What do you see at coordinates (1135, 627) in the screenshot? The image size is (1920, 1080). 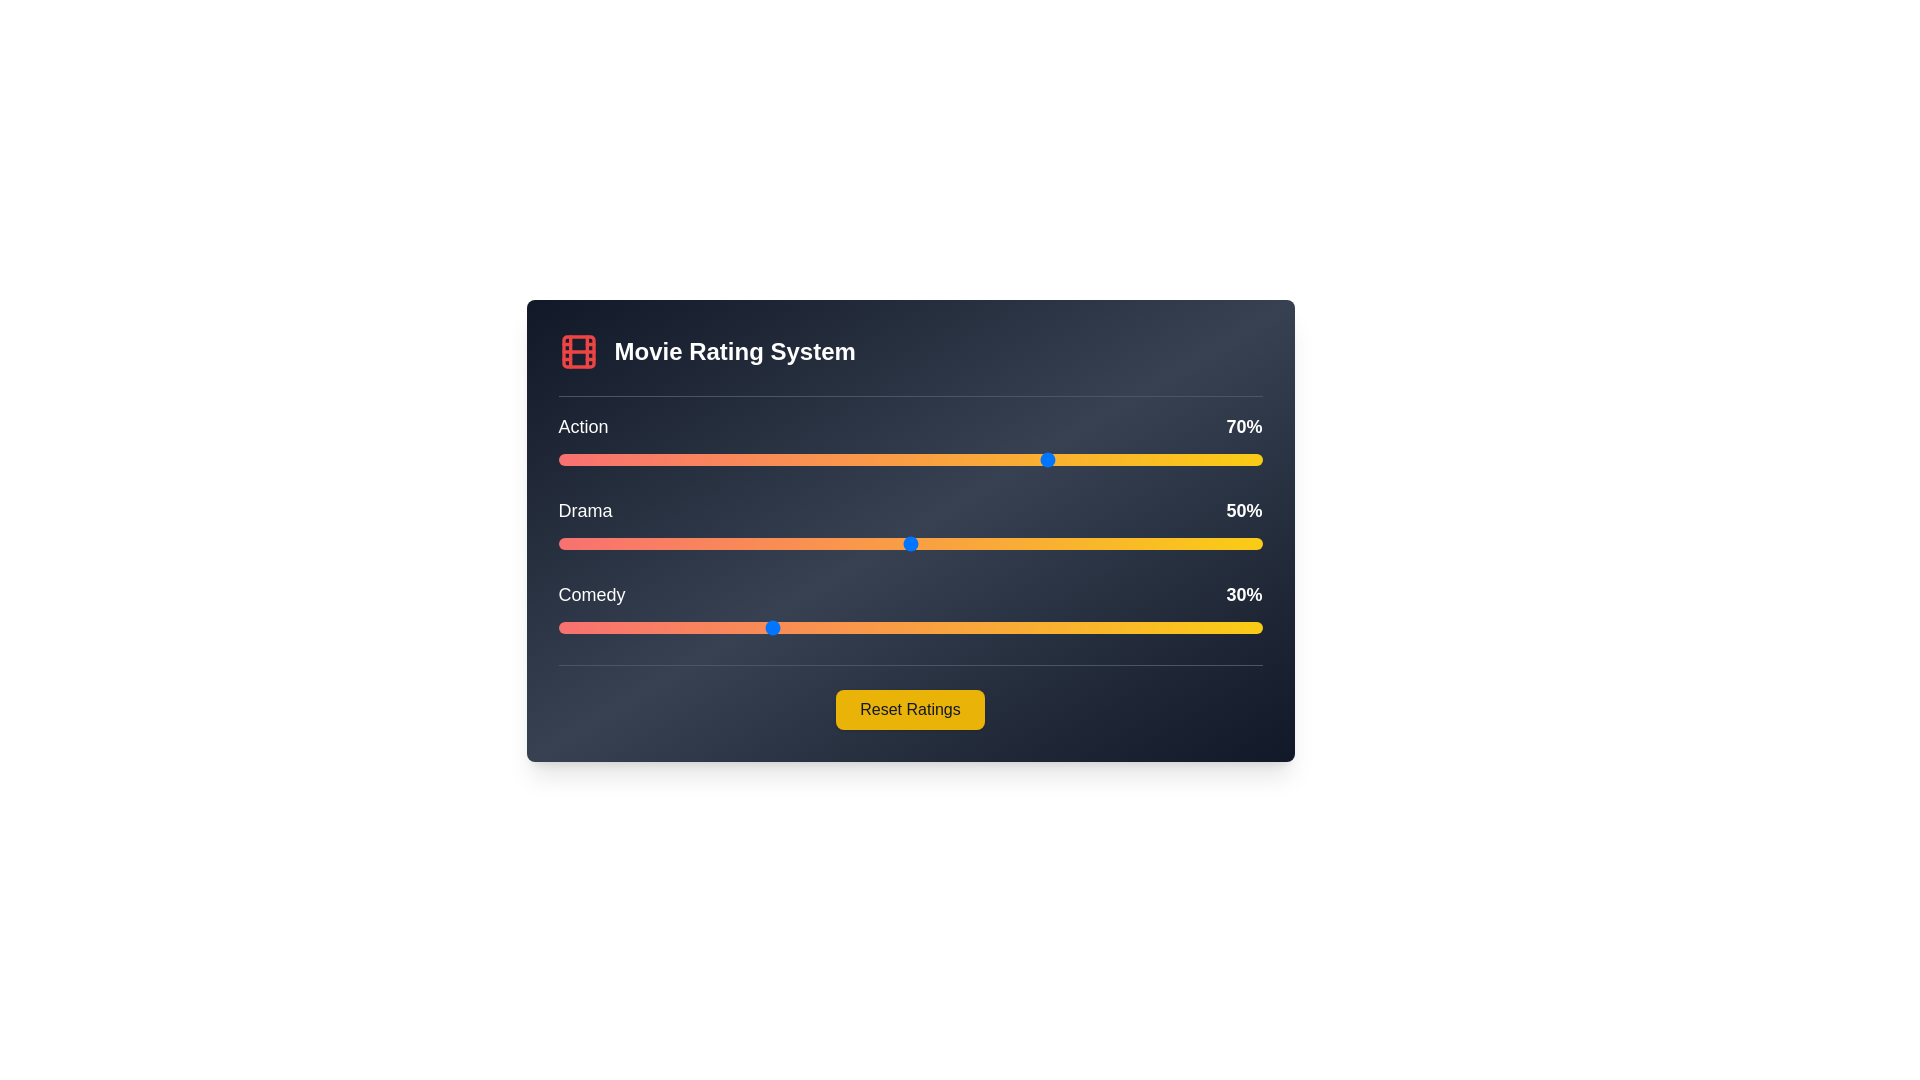 I see `the Comedy slider to 82%` at bounding box center [1135, 627].